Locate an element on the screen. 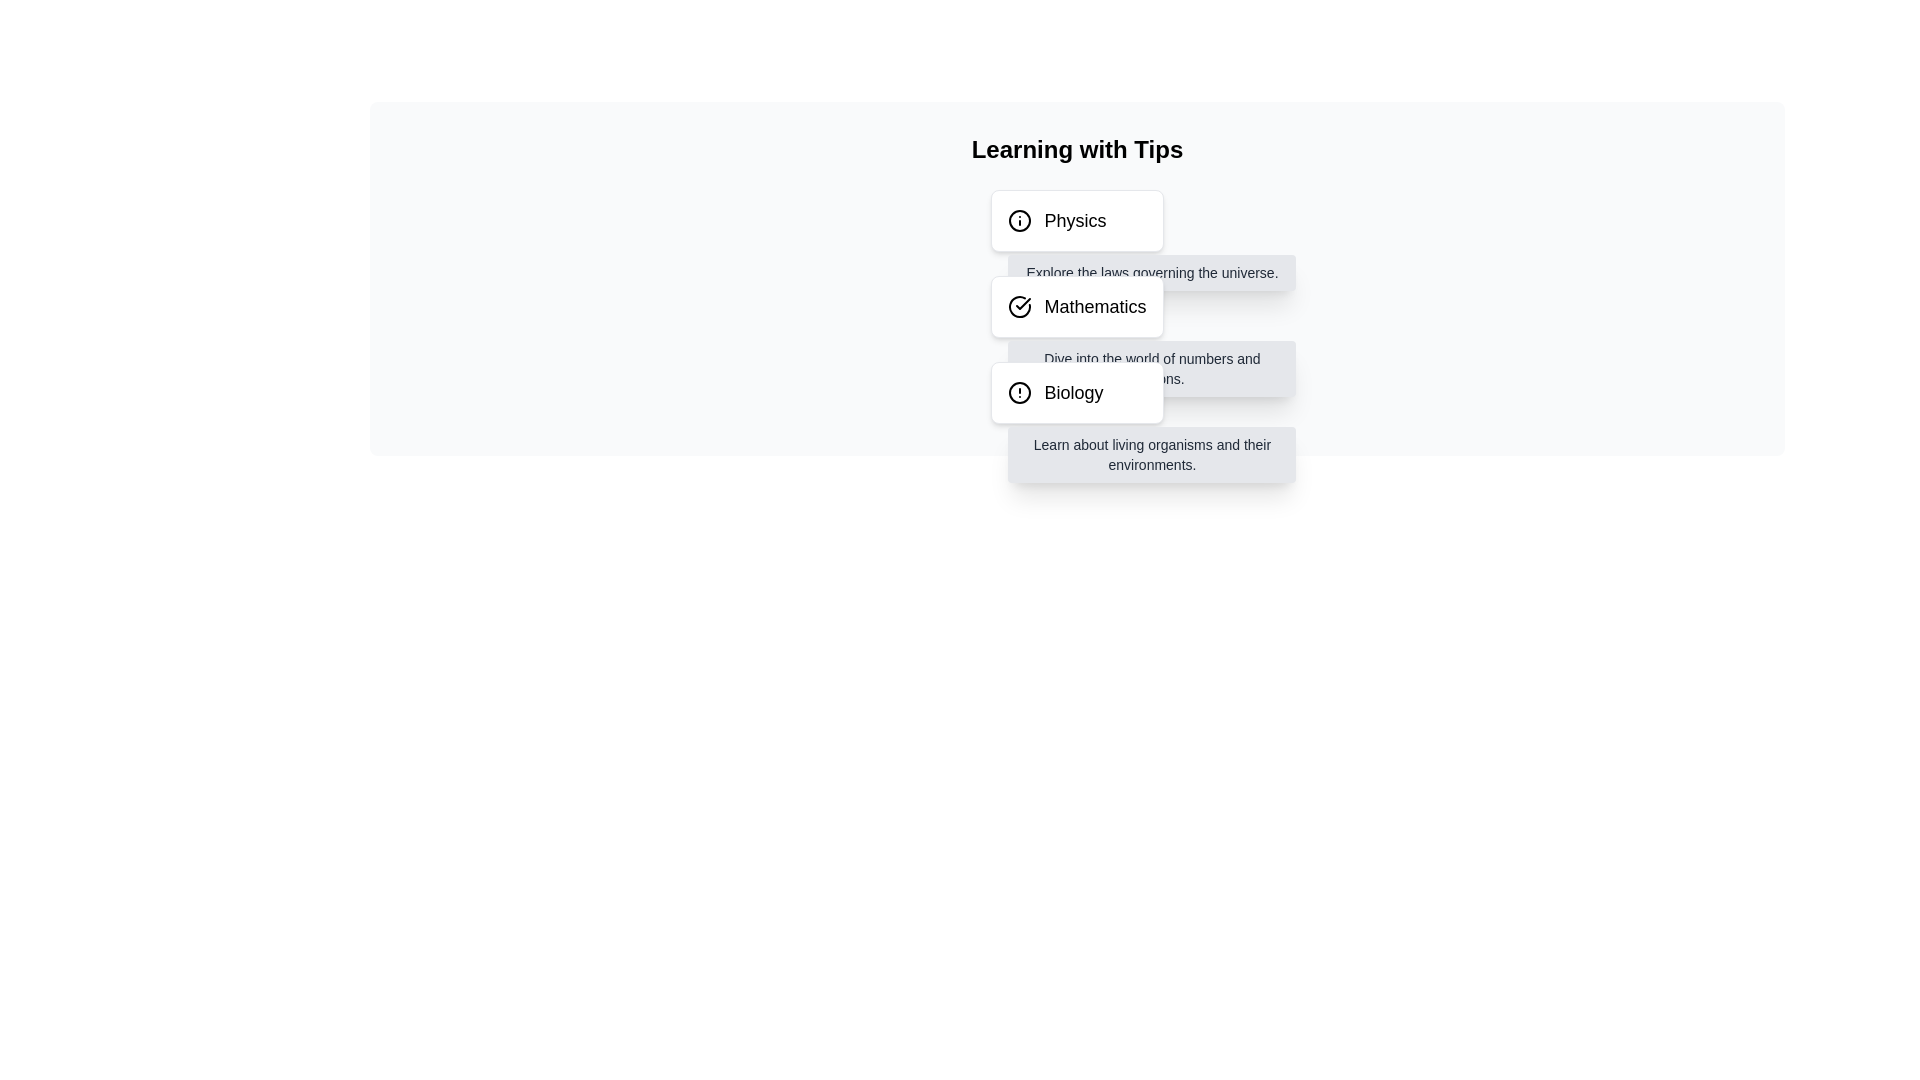  displayed text 'Physics' from the text label that is styled with a moderately large font size and bold typeface, located at the top of a vertically stacked list of entries including 'Mathematics' and 'Biology' is located at coordinates (1074, 220).